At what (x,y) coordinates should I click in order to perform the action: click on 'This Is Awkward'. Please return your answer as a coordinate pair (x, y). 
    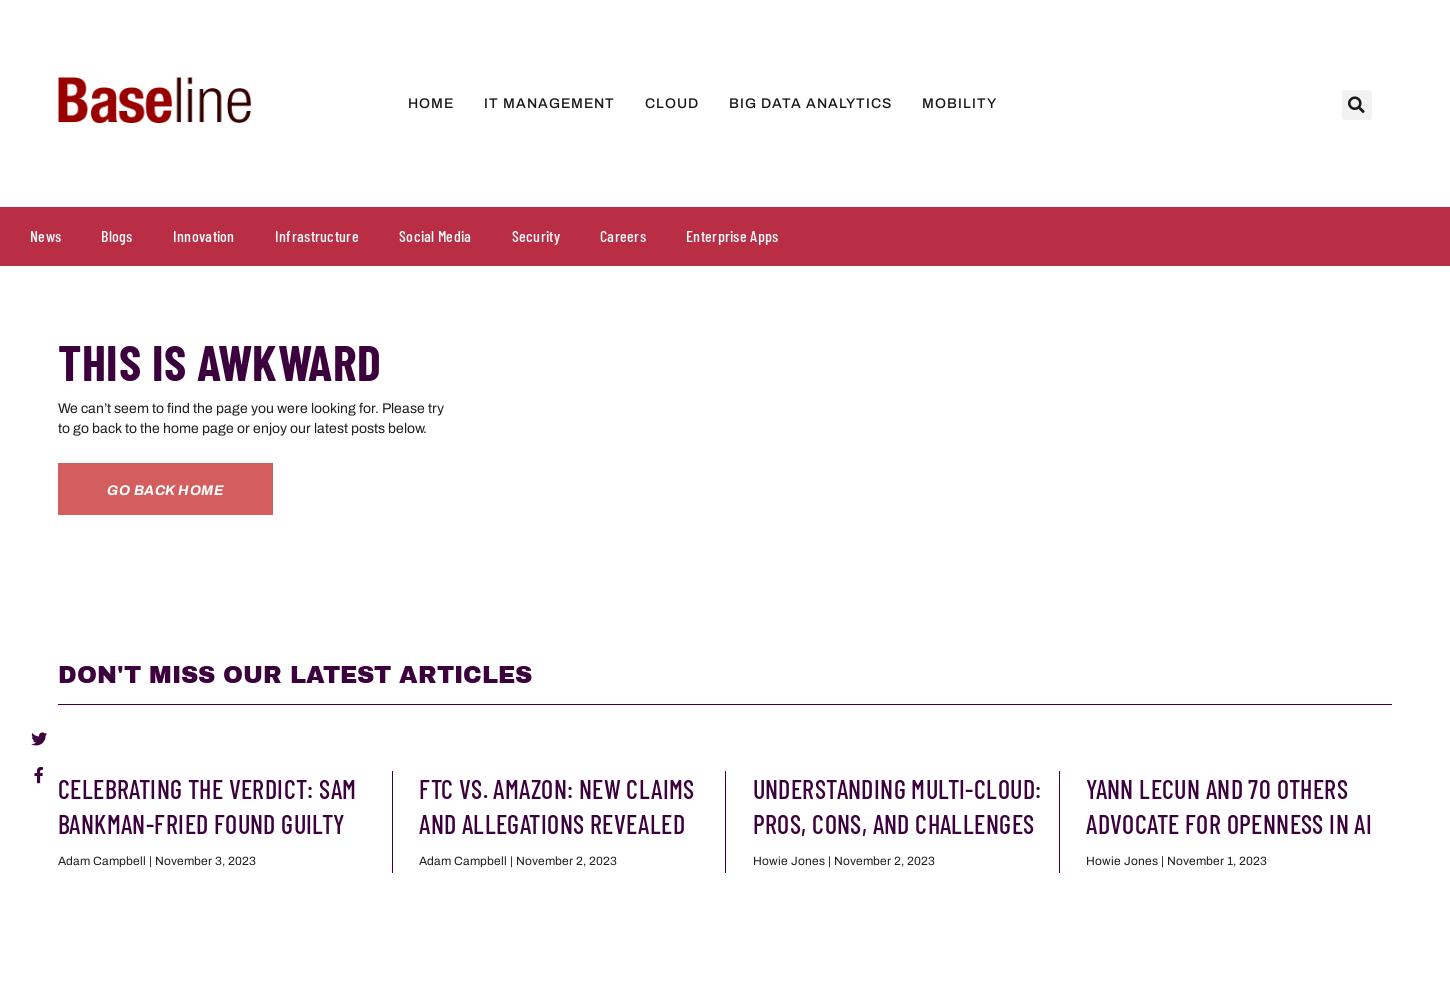
    Looking at the image, I should click on (218, 360).